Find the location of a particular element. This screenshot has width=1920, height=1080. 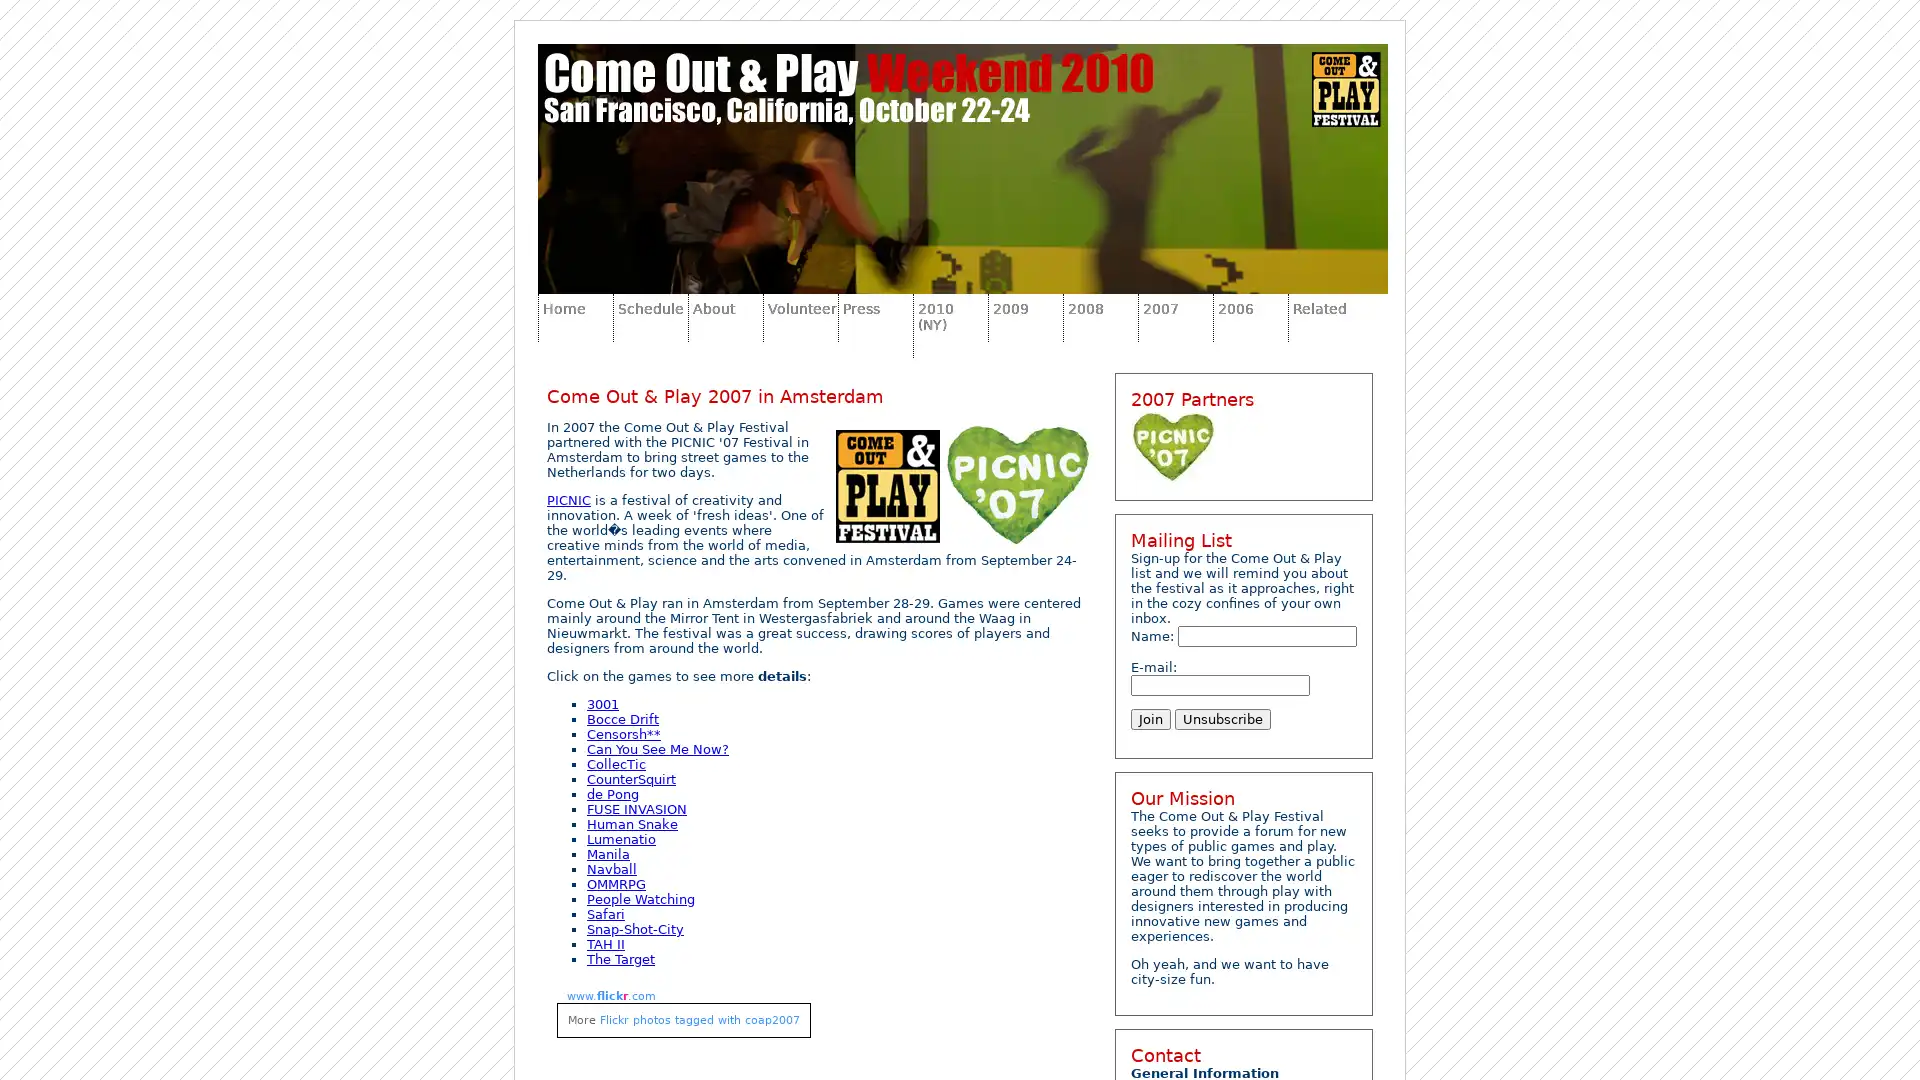

Join is located at coordinates (1151, 718).